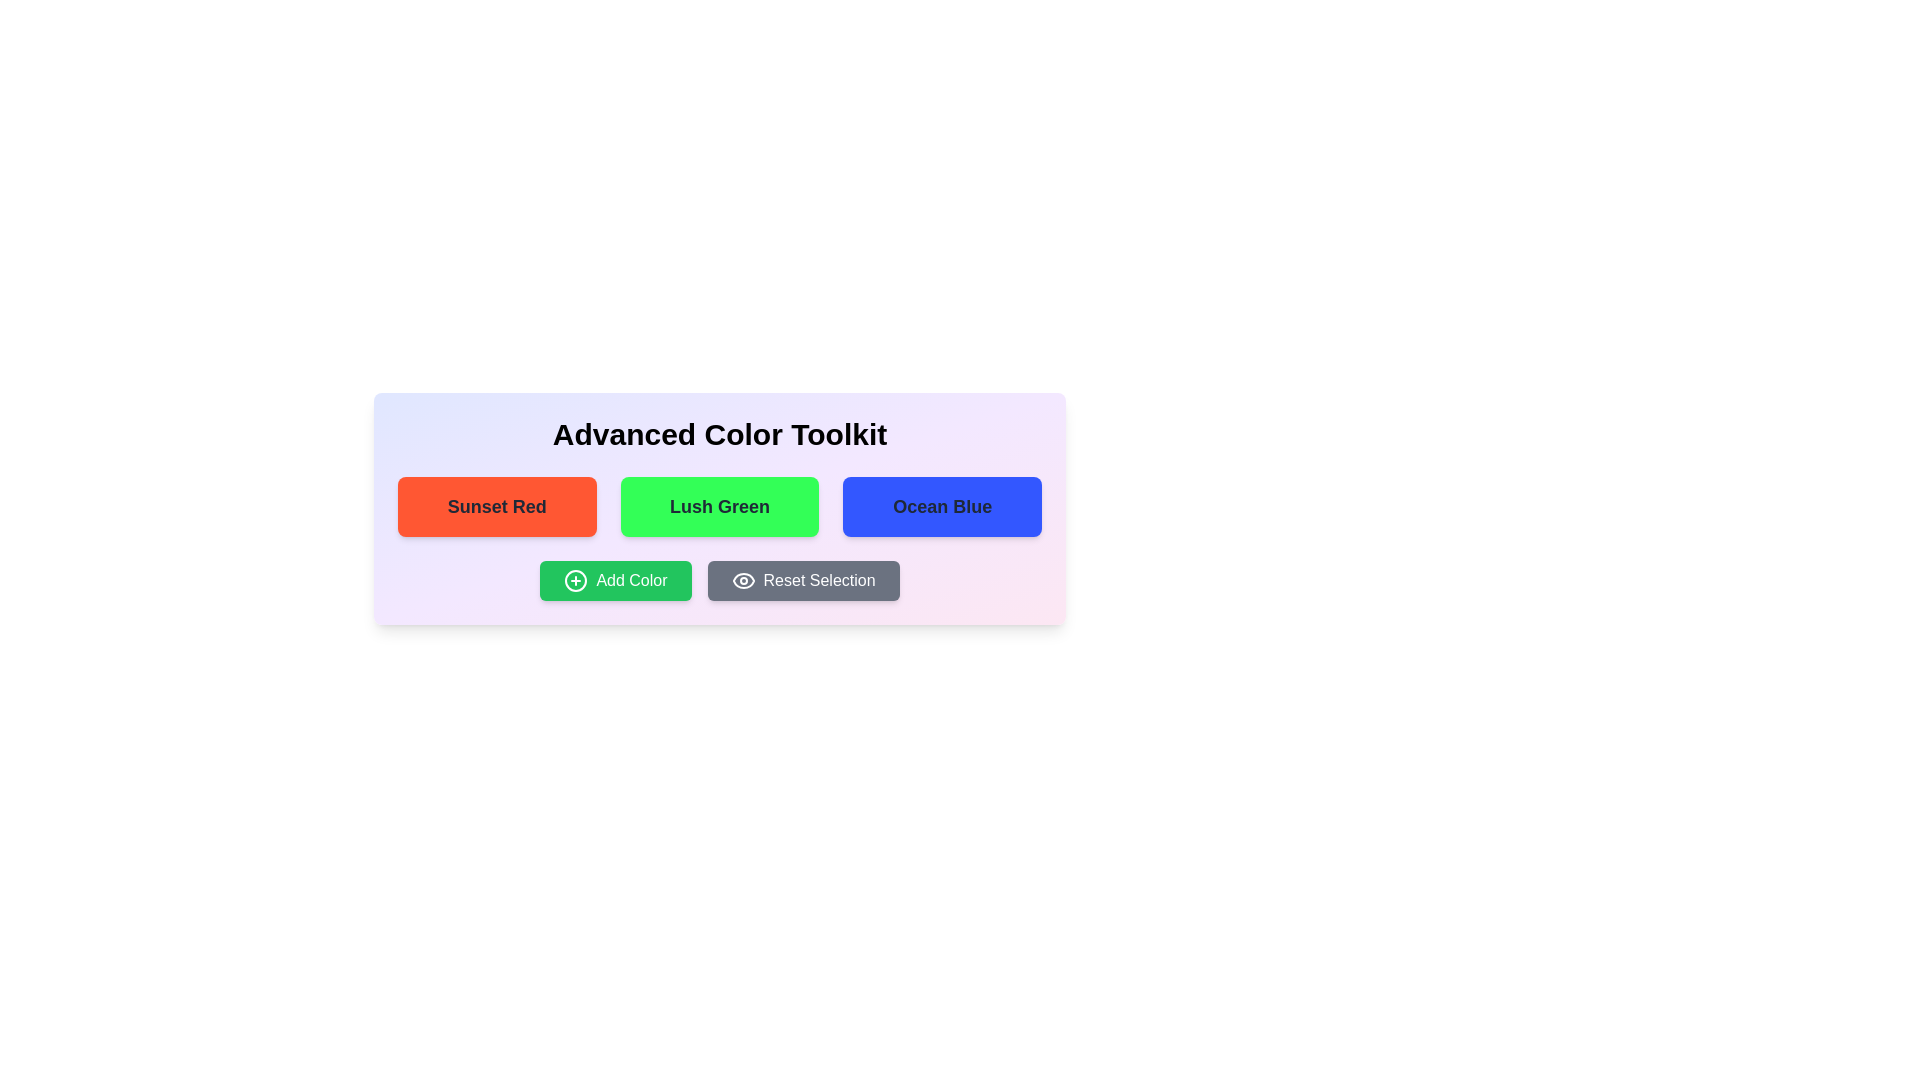  I want to click on the Grid layout containing the three colored buttons labeled 'Sunset Red', 'Lush Green', and 'Ocean Blue', so click(720, 505).